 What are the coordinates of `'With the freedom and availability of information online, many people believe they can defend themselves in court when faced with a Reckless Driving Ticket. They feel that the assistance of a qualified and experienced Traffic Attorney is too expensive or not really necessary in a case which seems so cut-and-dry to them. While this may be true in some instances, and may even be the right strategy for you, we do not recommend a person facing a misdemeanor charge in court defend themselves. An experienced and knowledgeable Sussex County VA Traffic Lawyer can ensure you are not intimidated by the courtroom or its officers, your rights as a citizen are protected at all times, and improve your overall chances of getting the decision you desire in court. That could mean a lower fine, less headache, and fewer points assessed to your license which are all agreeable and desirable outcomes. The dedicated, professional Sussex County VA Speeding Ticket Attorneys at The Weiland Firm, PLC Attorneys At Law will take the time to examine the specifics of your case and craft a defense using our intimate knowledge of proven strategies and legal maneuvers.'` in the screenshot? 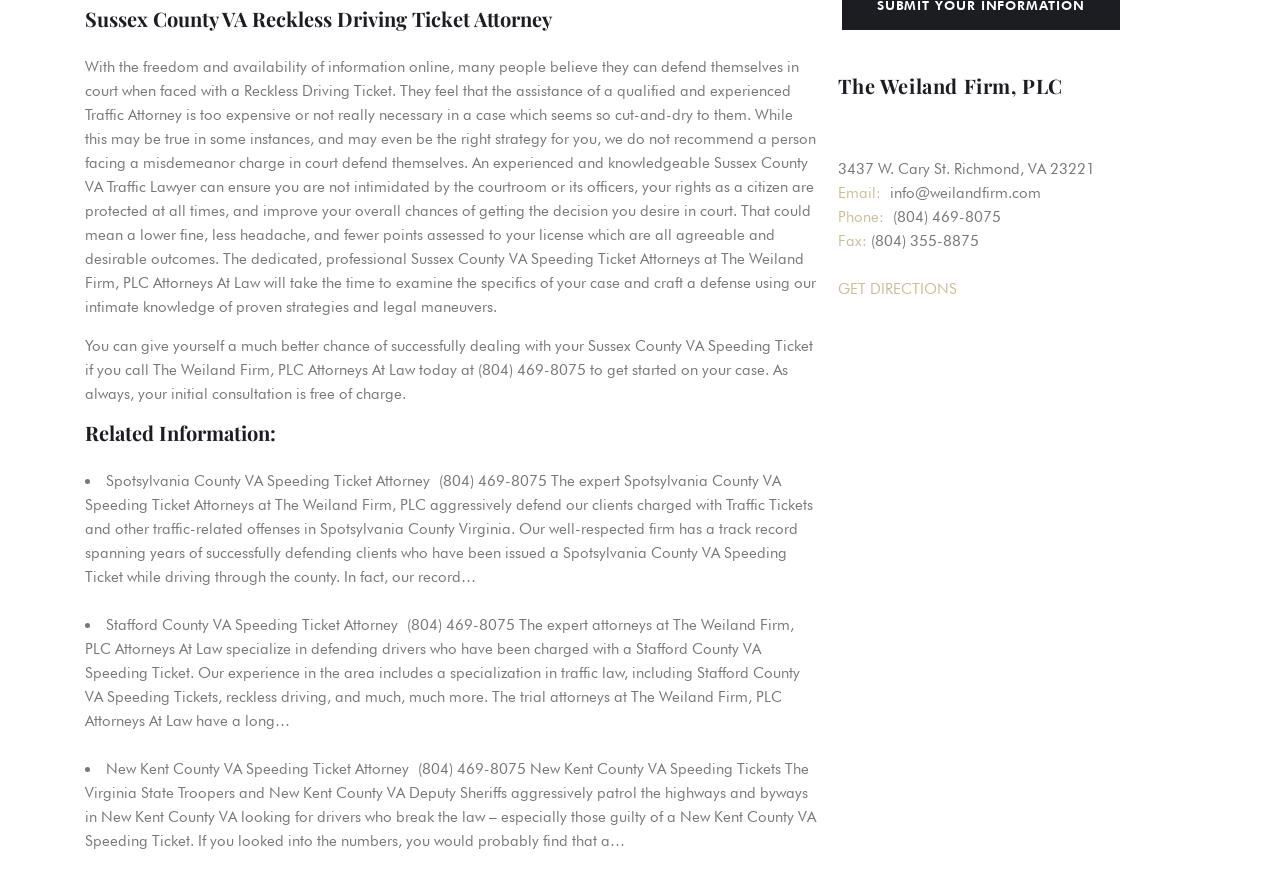 It's located at (450, 187).